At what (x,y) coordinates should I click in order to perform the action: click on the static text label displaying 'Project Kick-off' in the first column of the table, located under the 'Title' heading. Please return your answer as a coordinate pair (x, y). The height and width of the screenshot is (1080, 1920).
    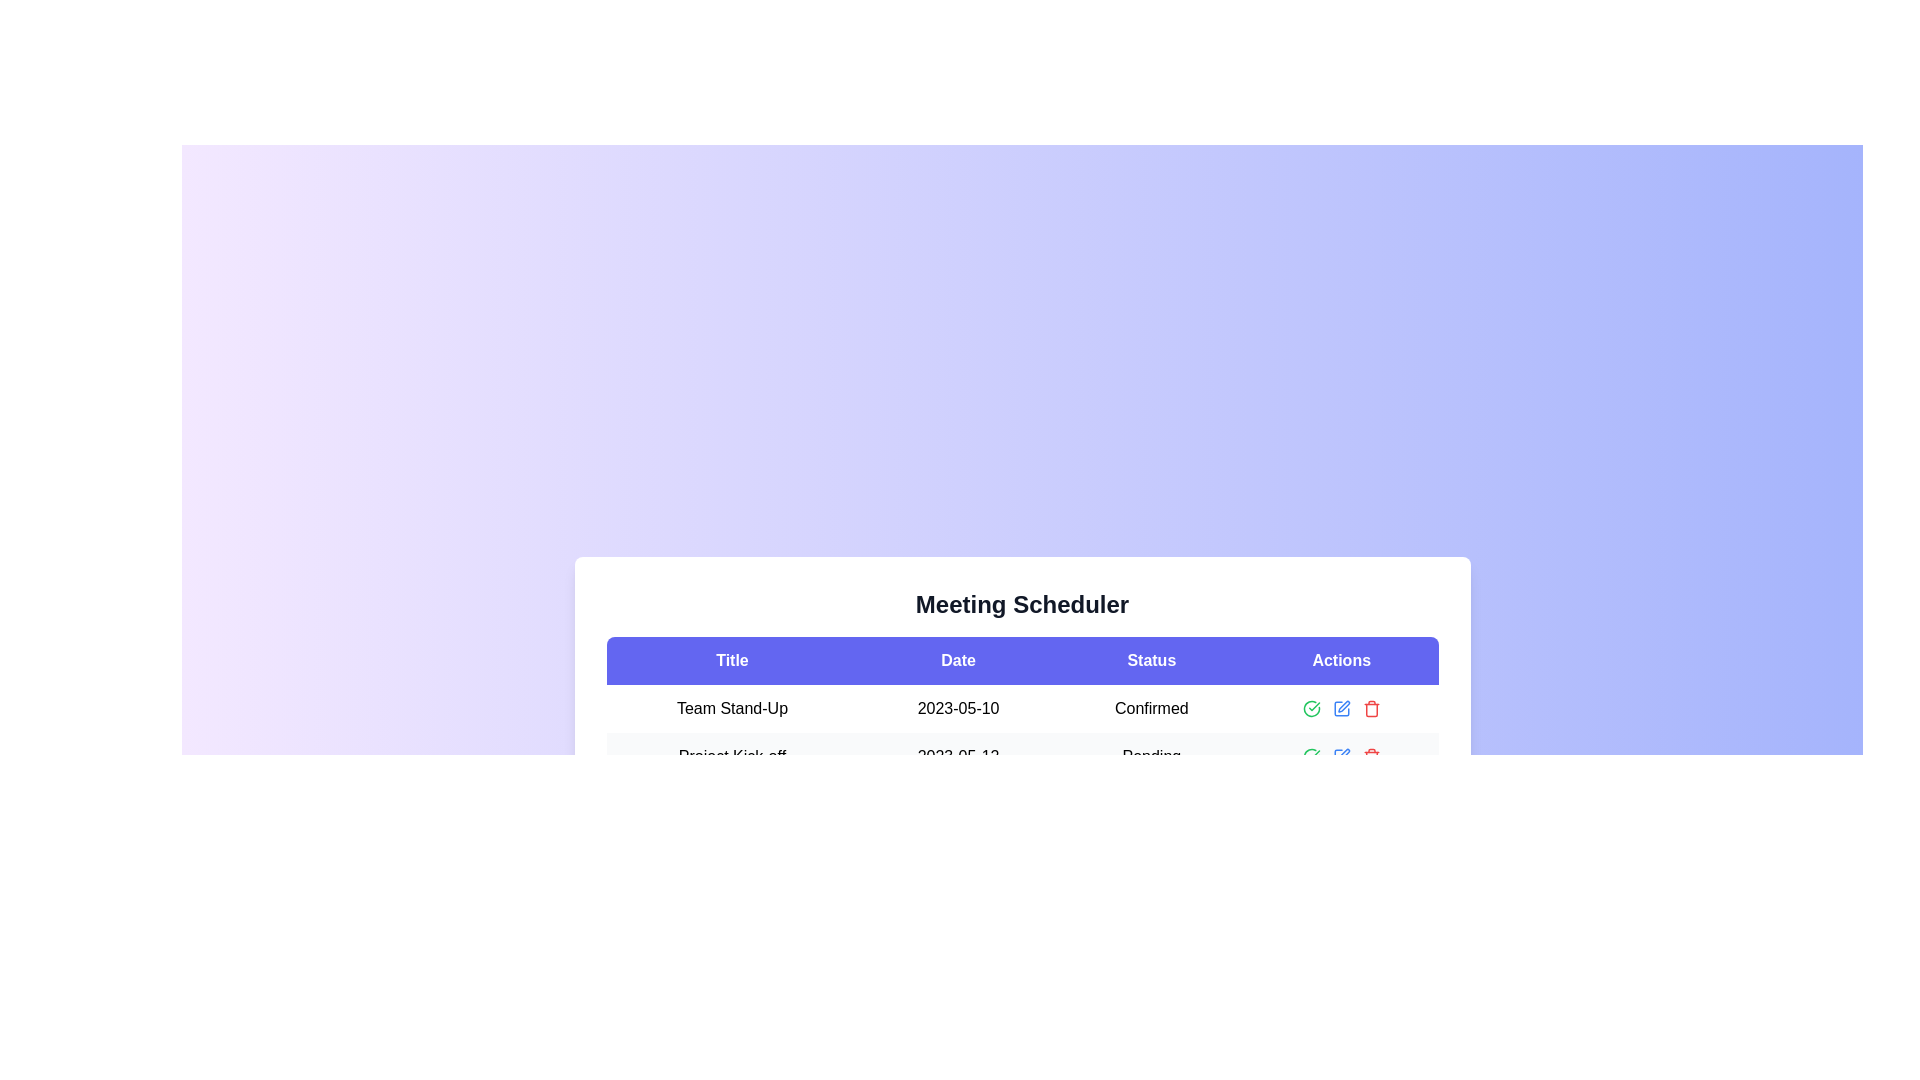
    Looking at the image, I should click on (731, 756).